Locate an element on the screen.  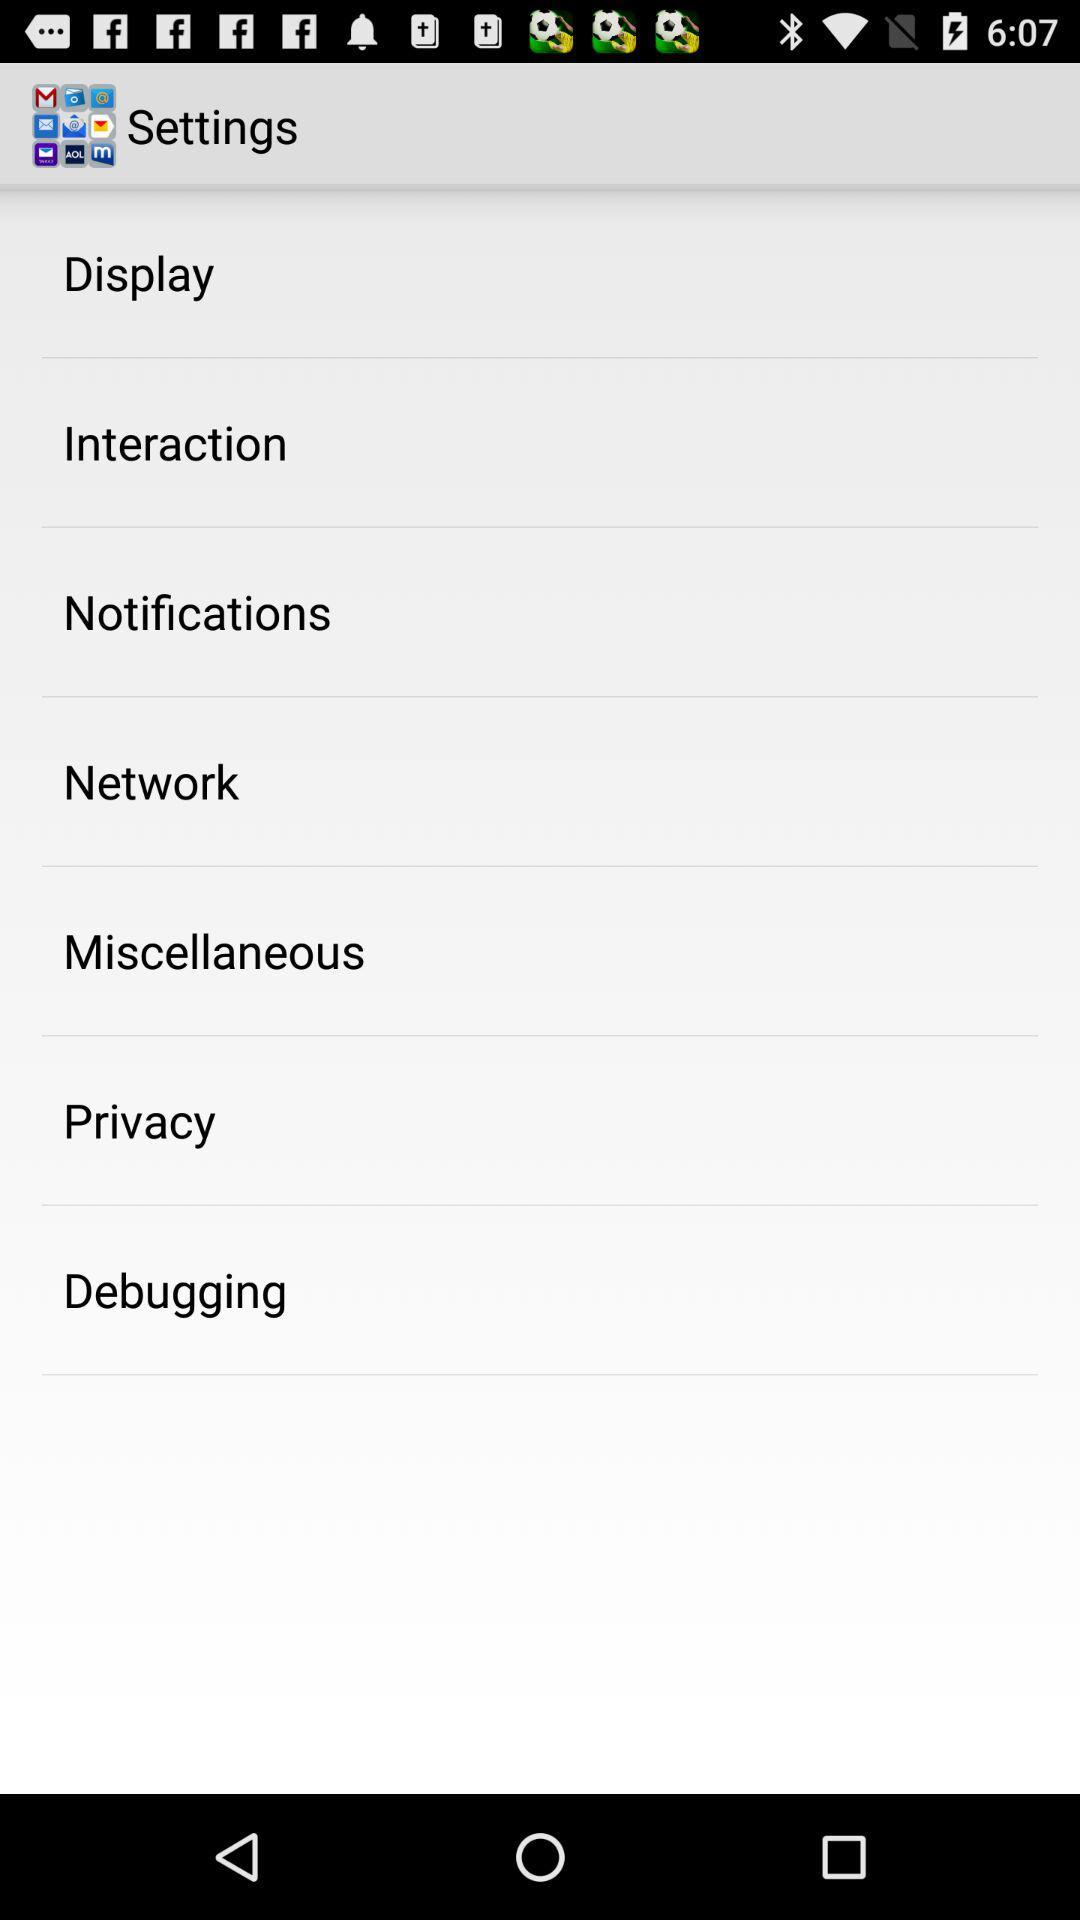
the display item is located at coordinates (137, 271).